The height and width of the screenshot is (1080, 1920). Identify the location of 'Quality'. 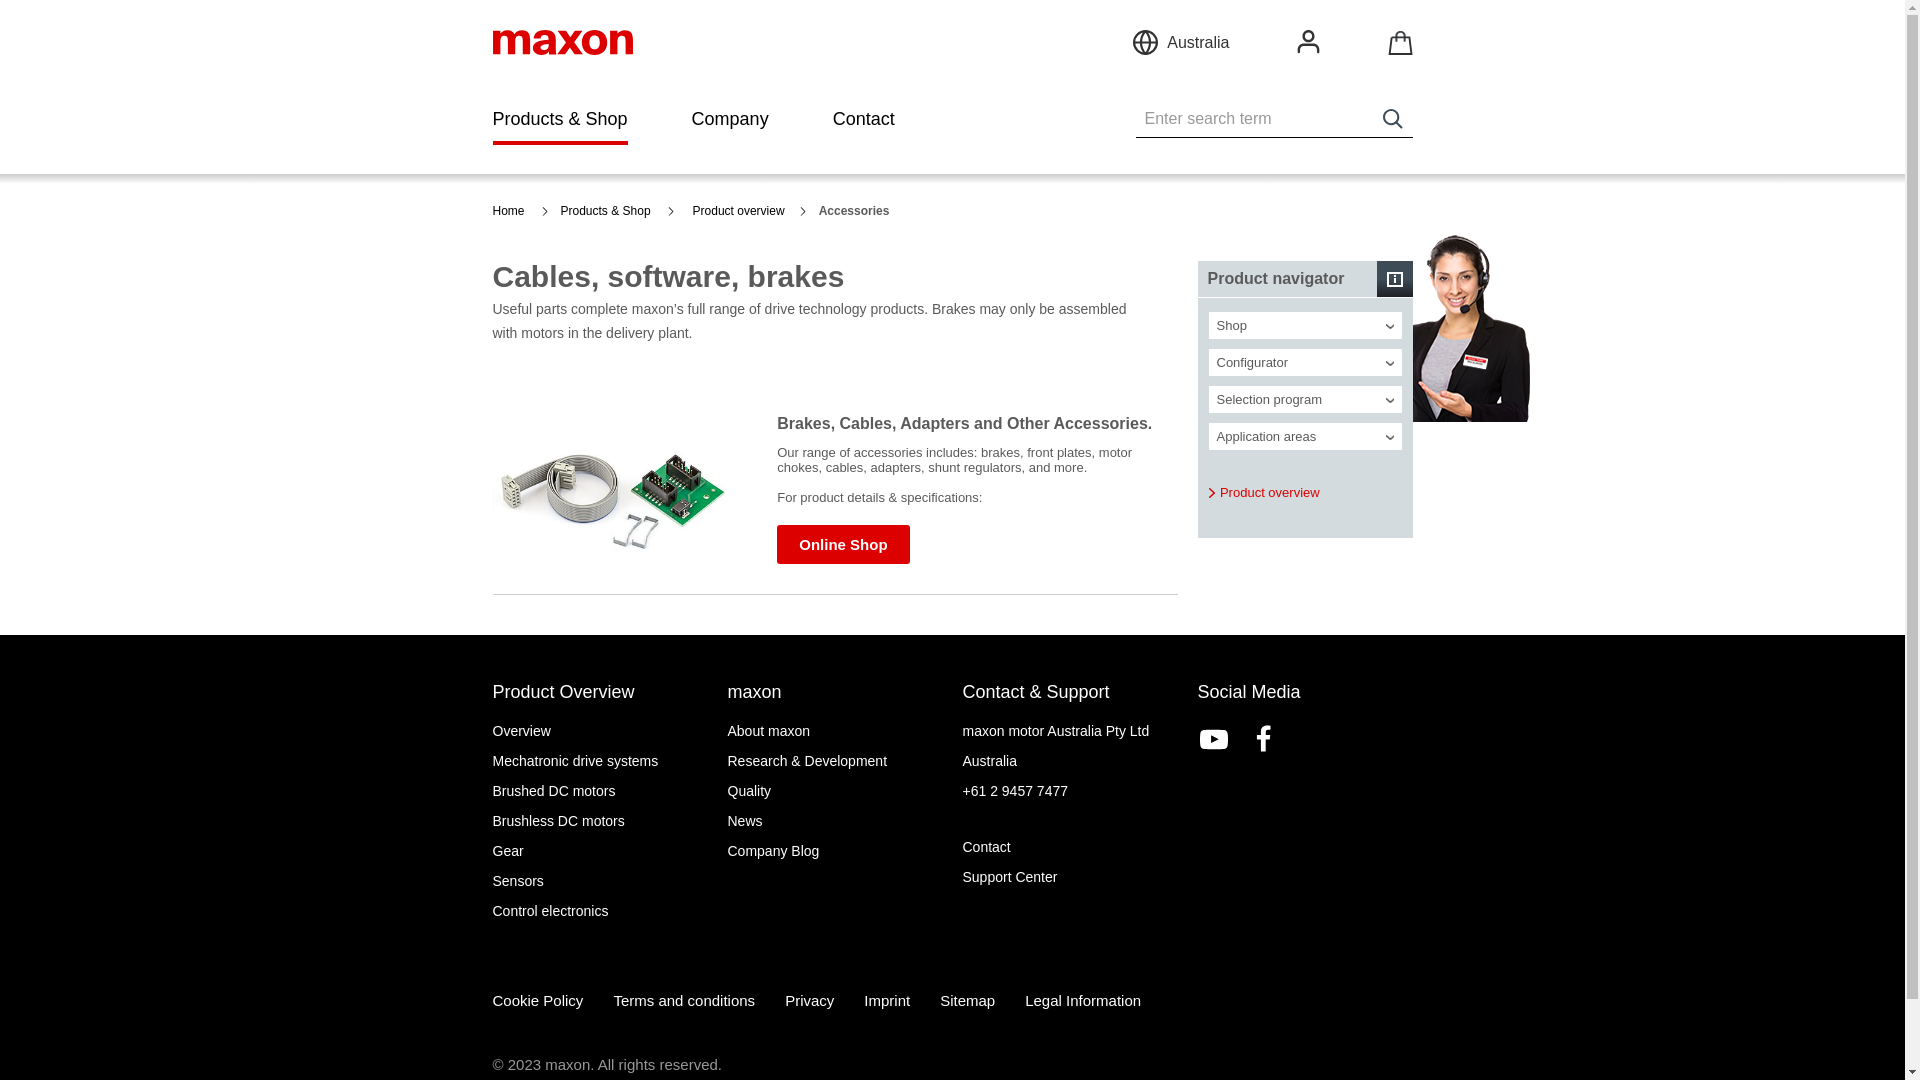
(727, 789).